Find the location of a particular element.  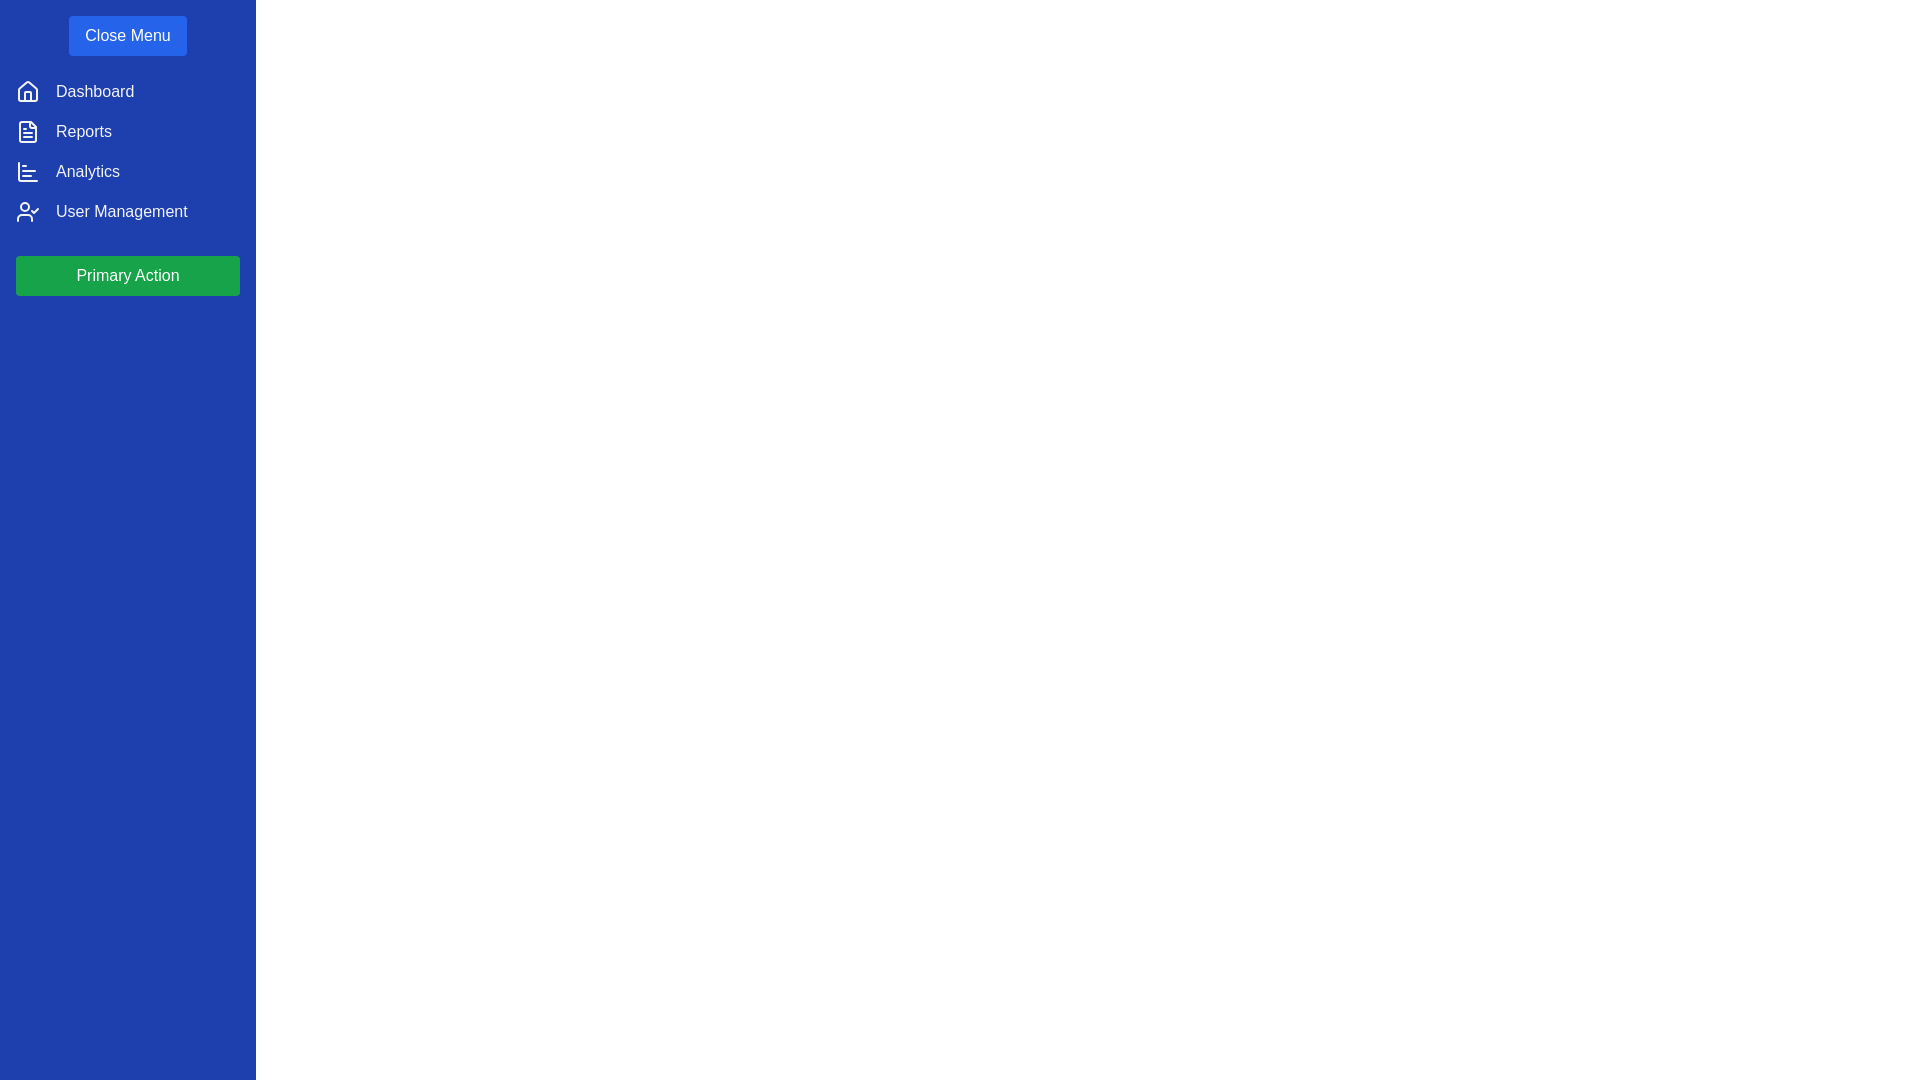

toggle button to toggle the drawer's state is located at coordinates (127, 35).